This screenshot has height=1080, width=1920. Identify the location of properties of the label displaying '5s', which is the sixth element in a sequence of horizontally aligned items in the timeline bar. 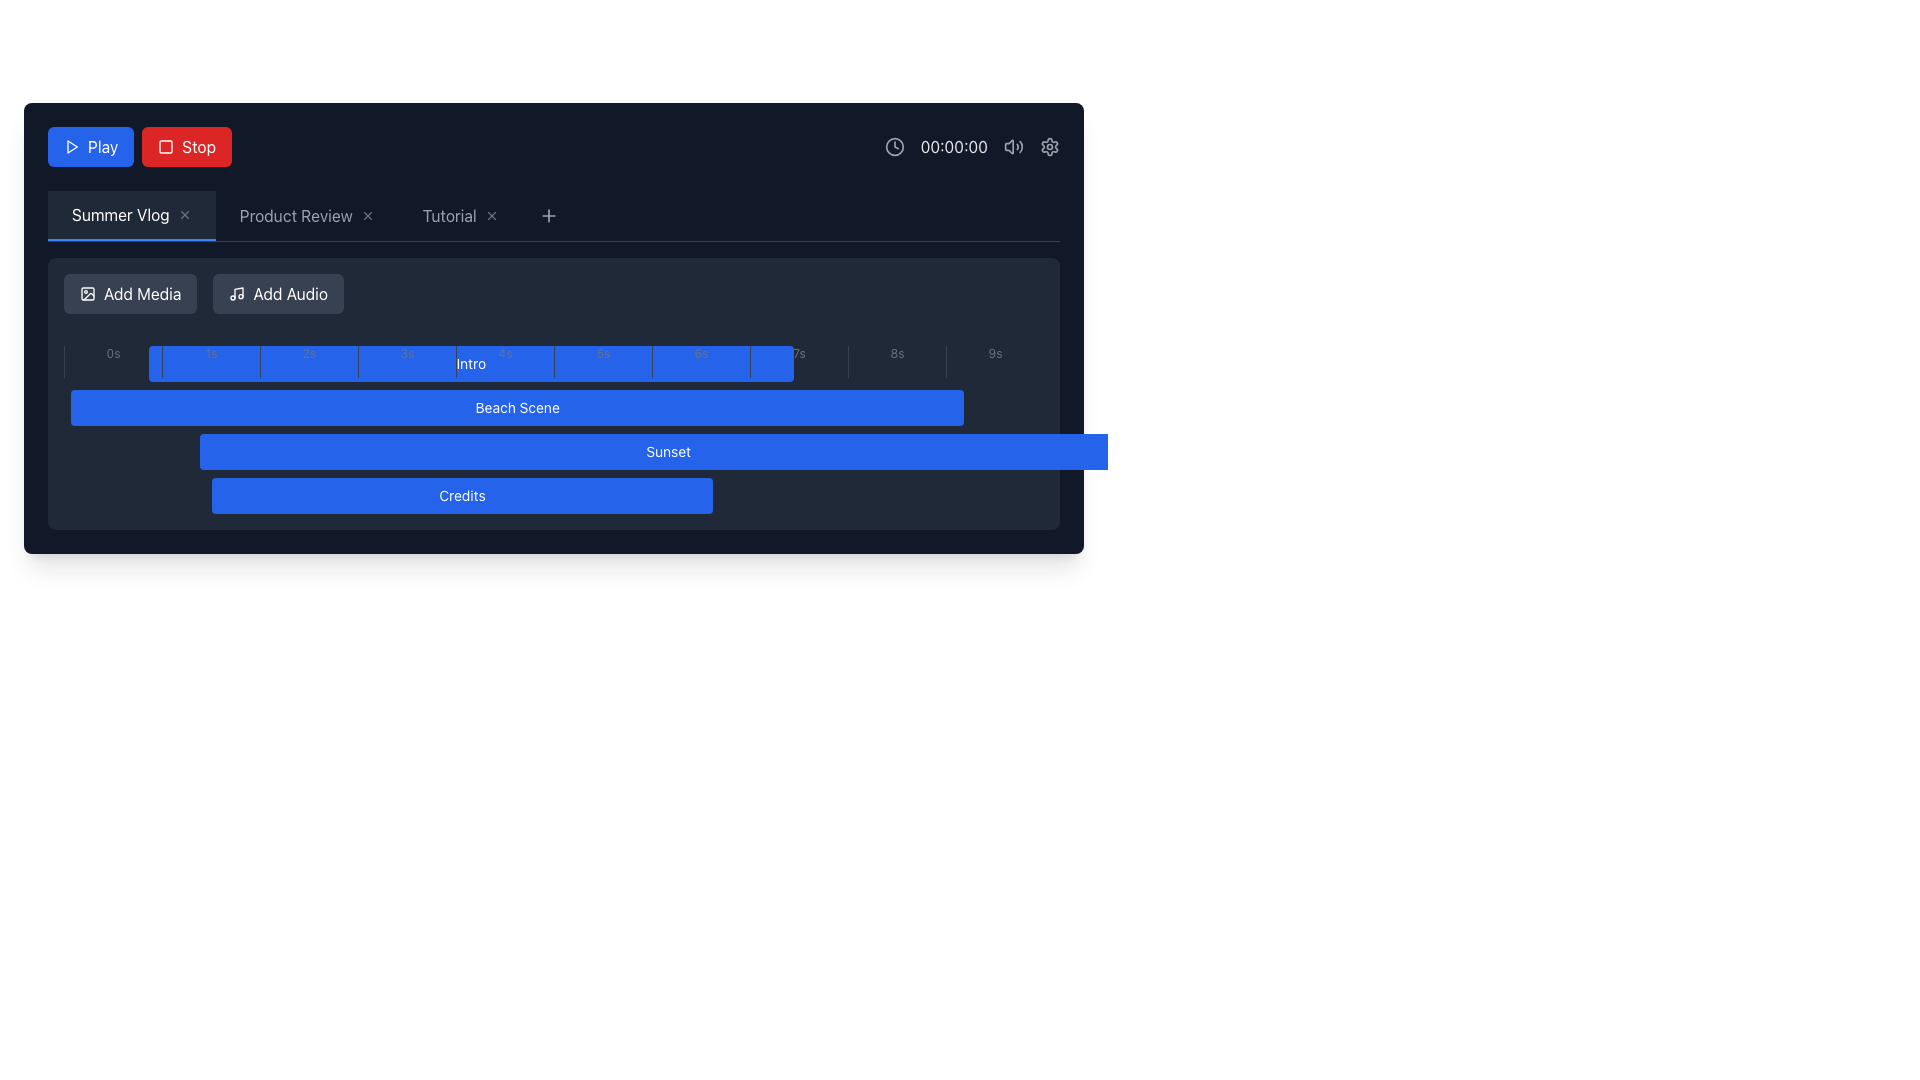
(602, 362).